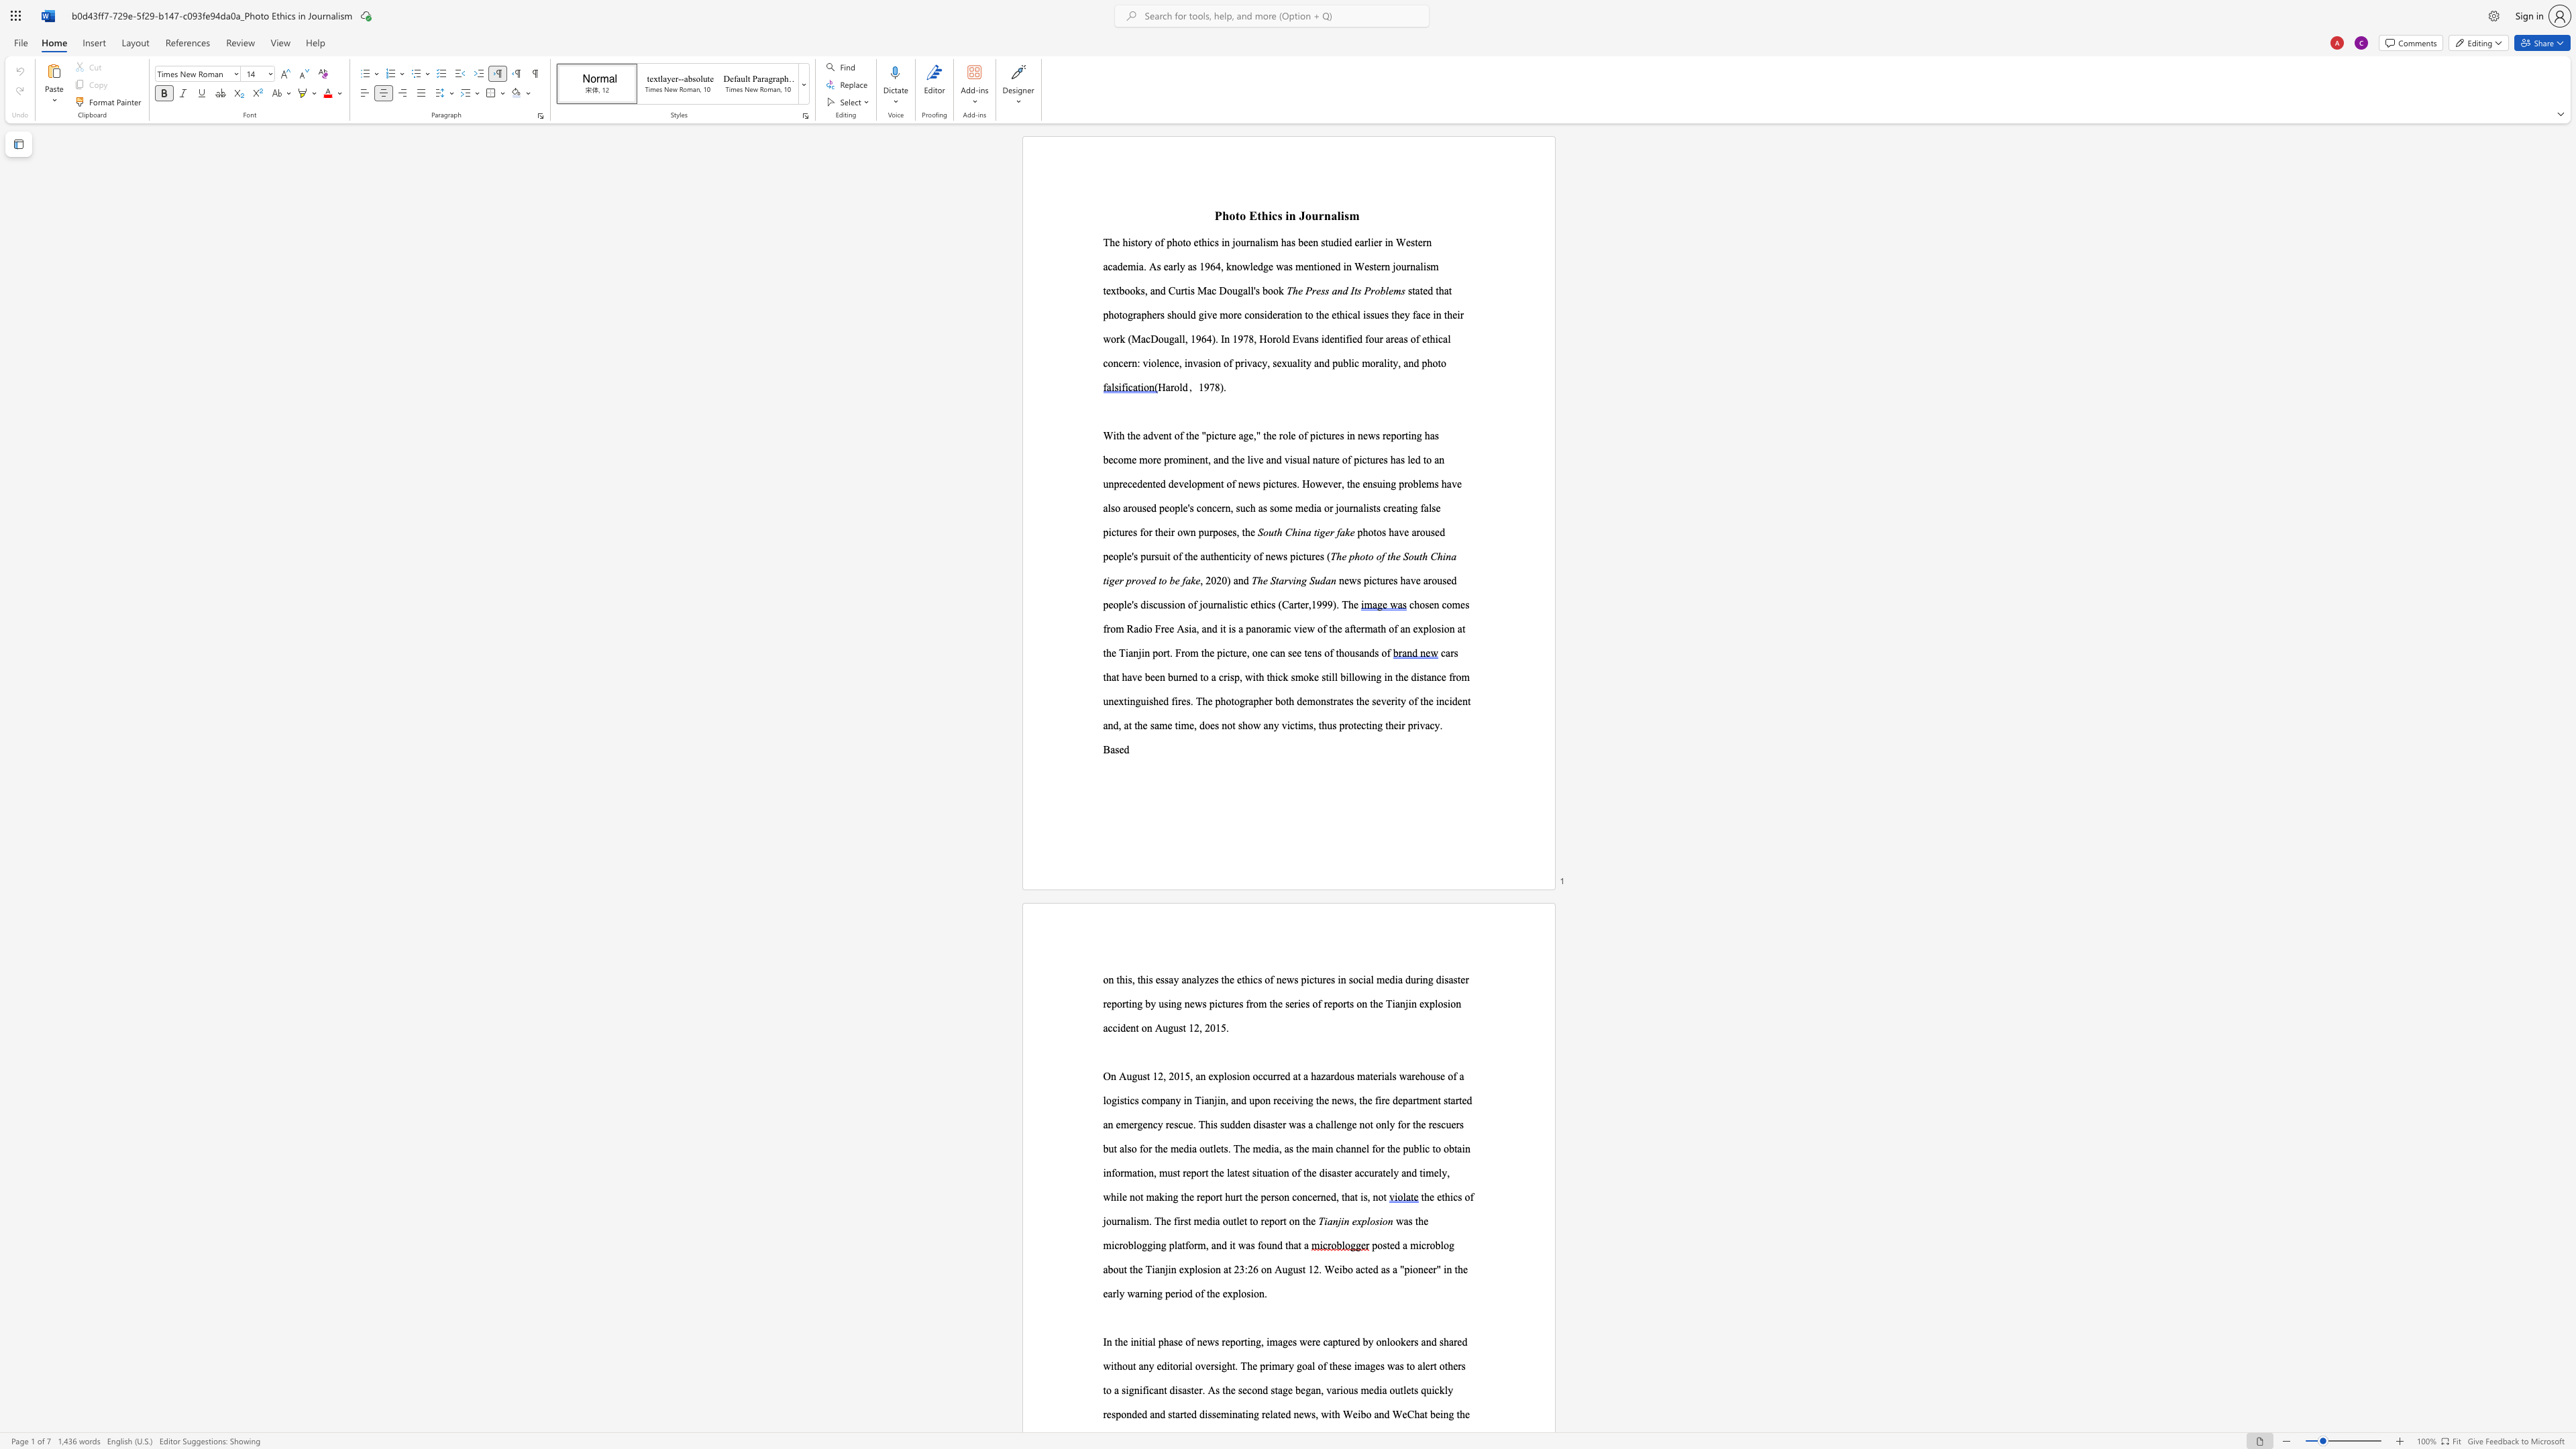 The image size is (2576, 1449). What do you see at coordinates (1305, 531) in the screenshot?
I see `the subset text "a t" within the text "South China tiger fake"` at bounding box center [1305, 531].